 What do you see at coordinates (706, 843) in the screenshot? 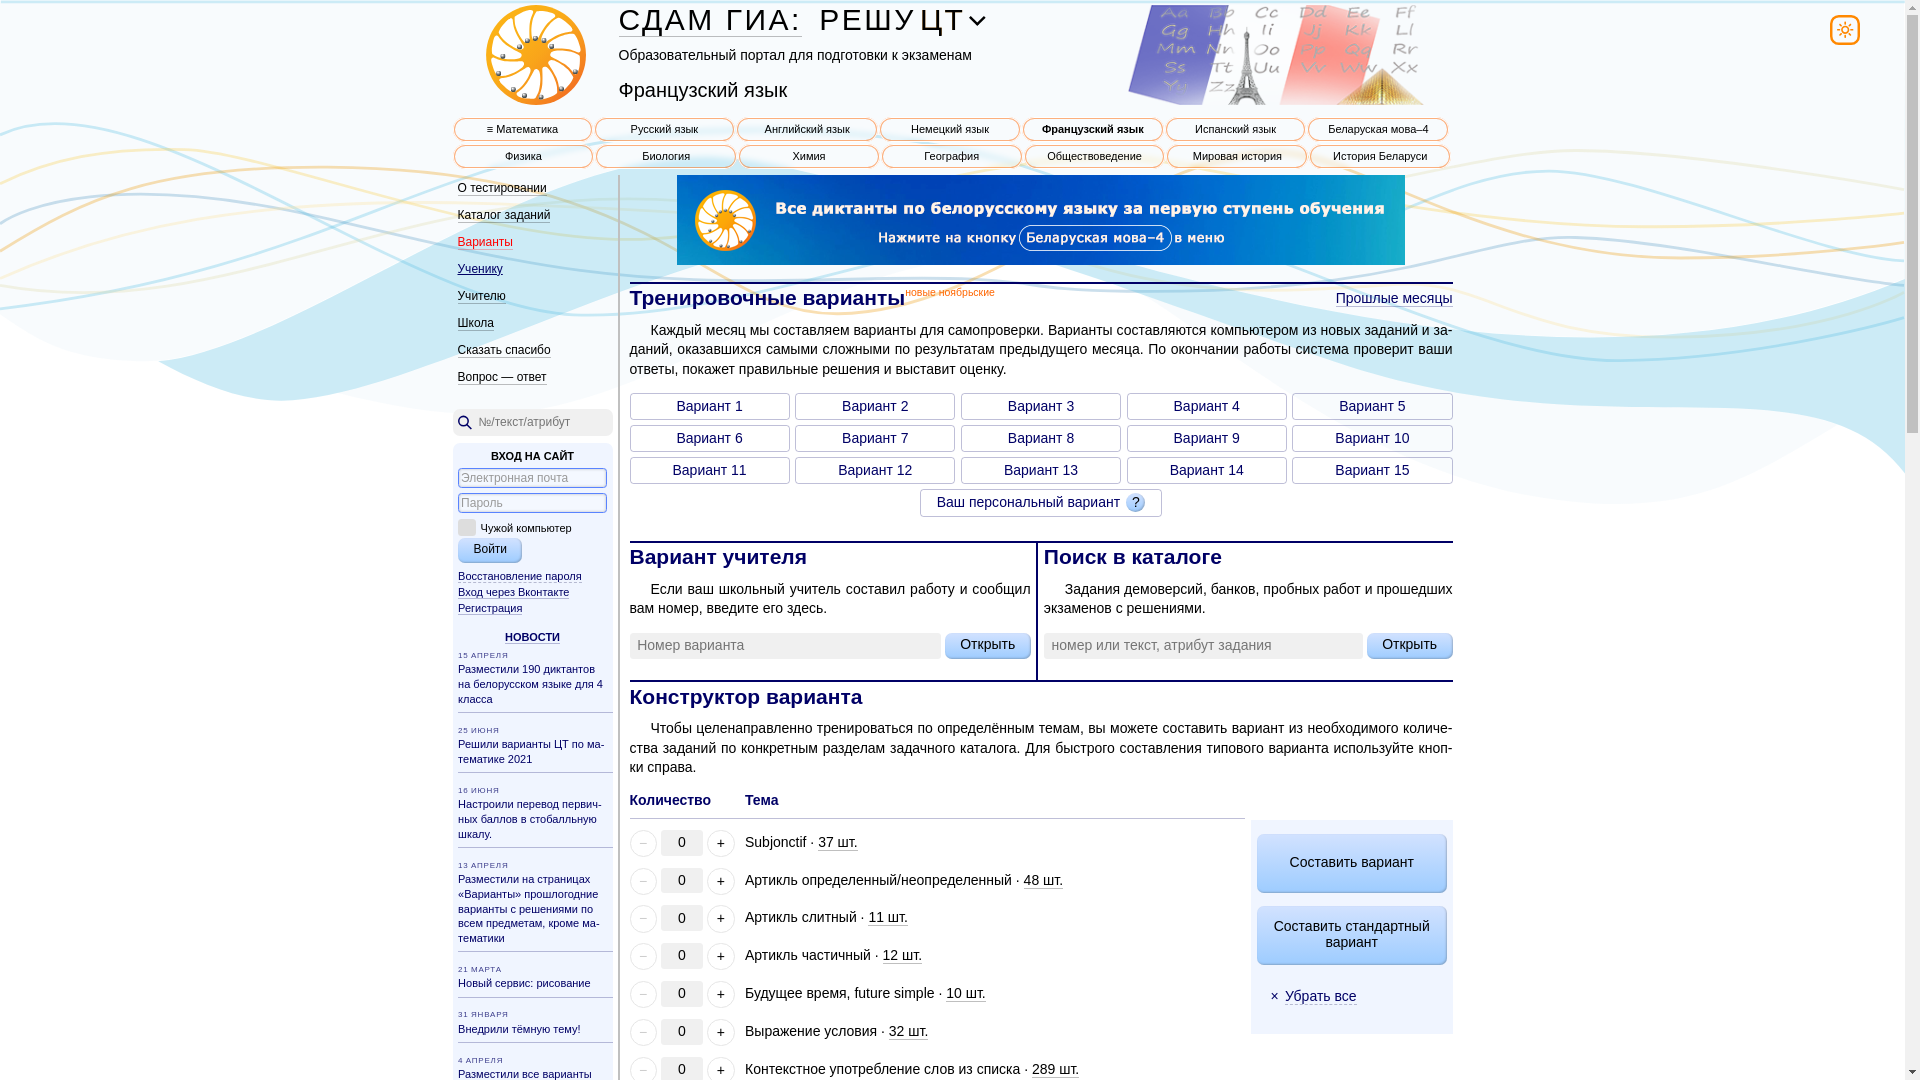
I see `'+'` at bounding box center [706, 843].